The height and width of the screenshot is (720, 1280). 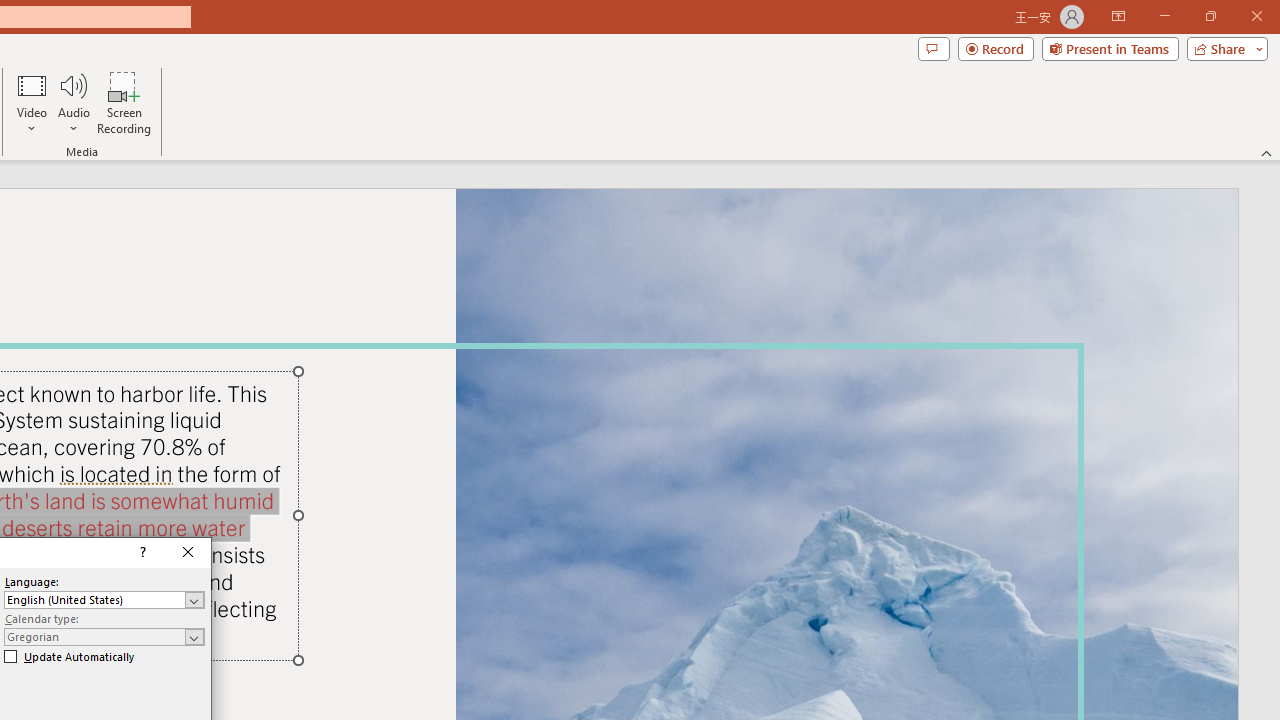 I want to click on 'Update Automatically', so click(x=69, y=657).